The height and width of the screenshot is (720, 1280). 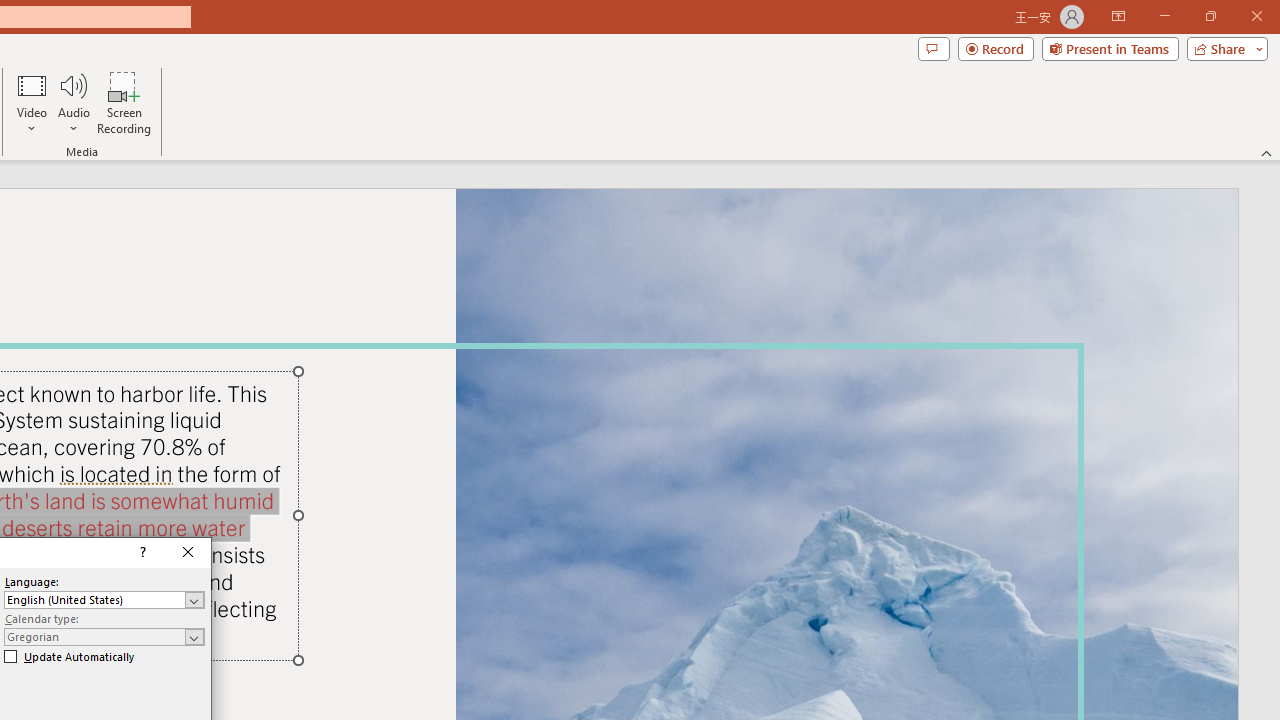 I want to click on 'Update Automatically', so click(x=69, y=657).